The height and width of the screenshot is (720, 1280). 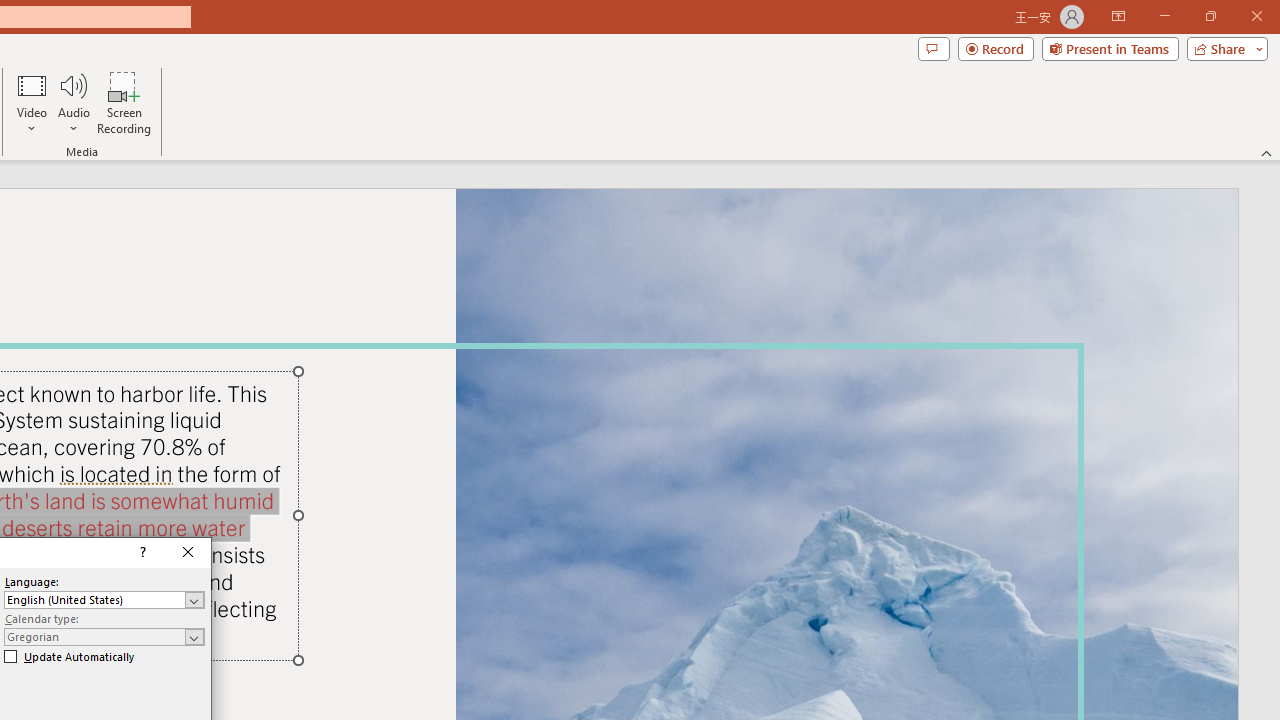 I want to click on 'Update Automatically', so click(x=69, y=657).